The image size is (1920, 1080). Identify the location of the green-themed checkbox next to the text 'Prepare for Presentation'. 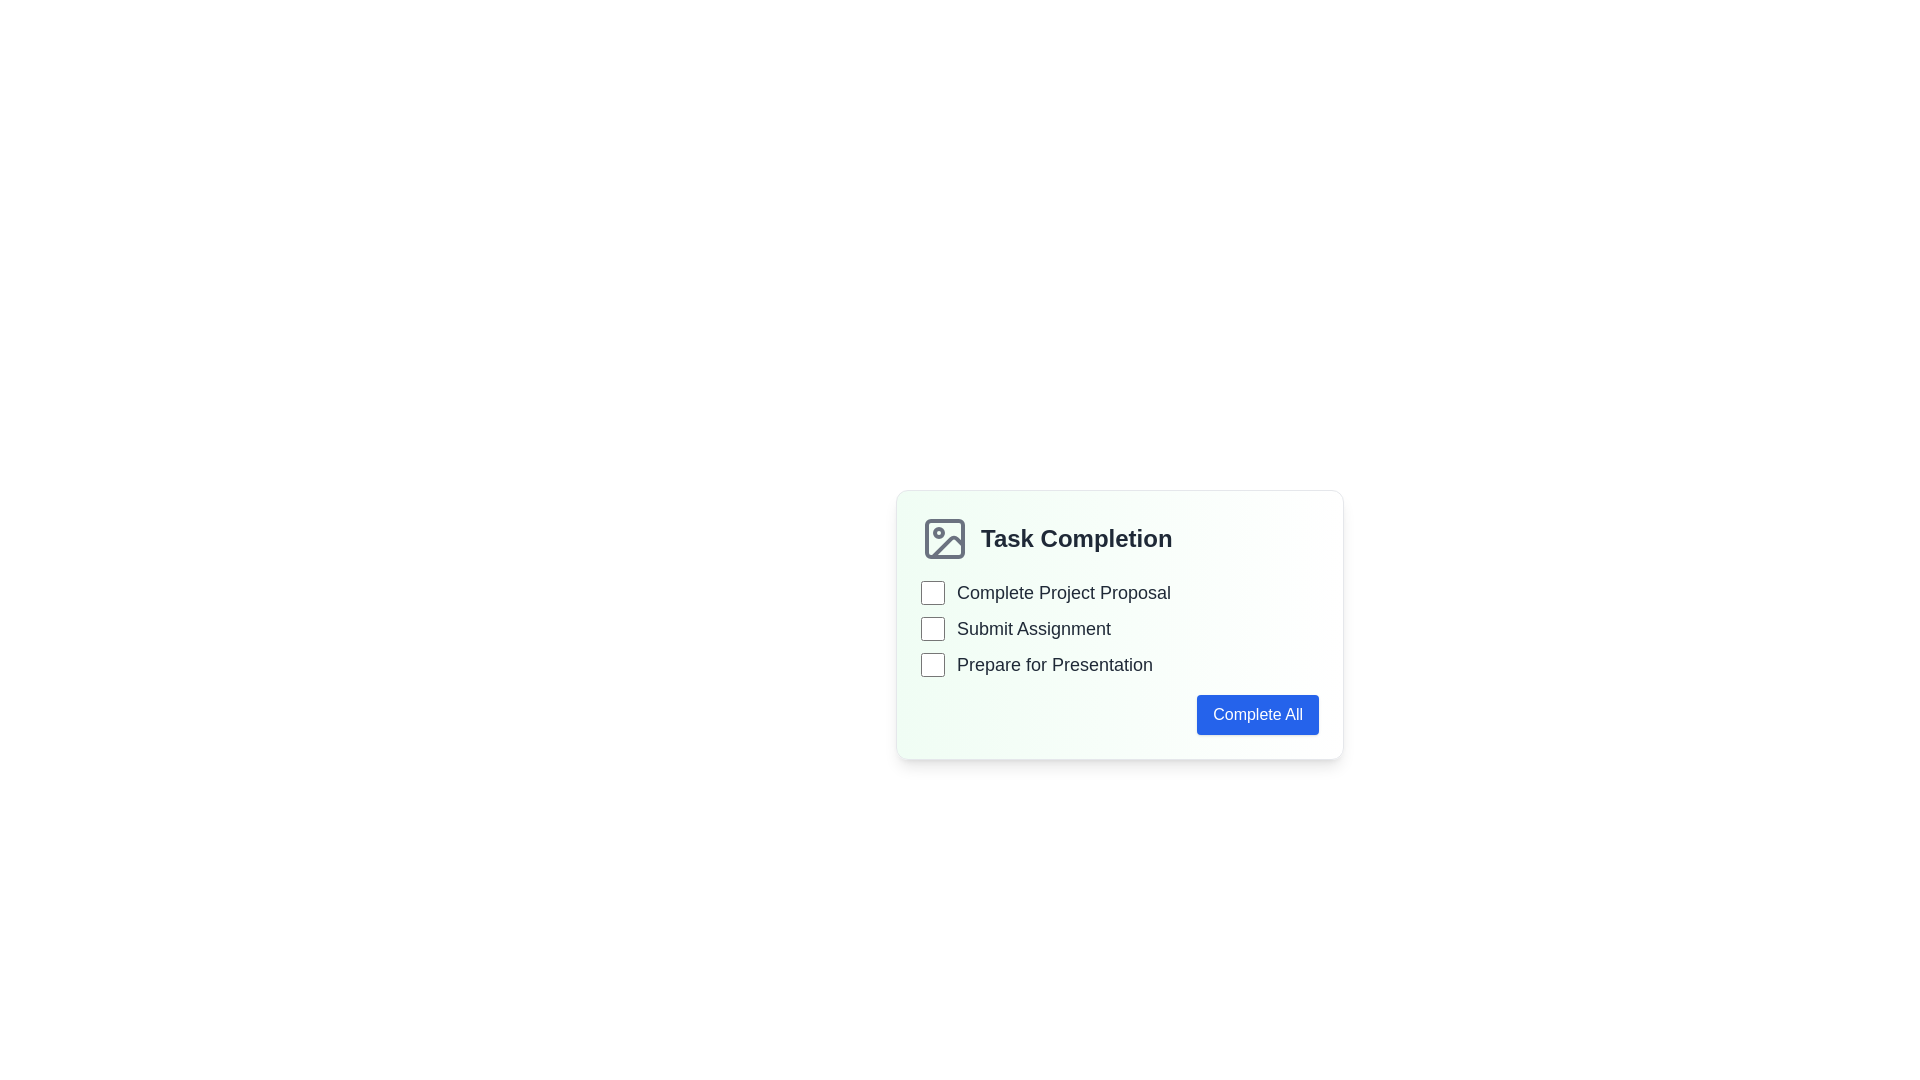
(931, 664).